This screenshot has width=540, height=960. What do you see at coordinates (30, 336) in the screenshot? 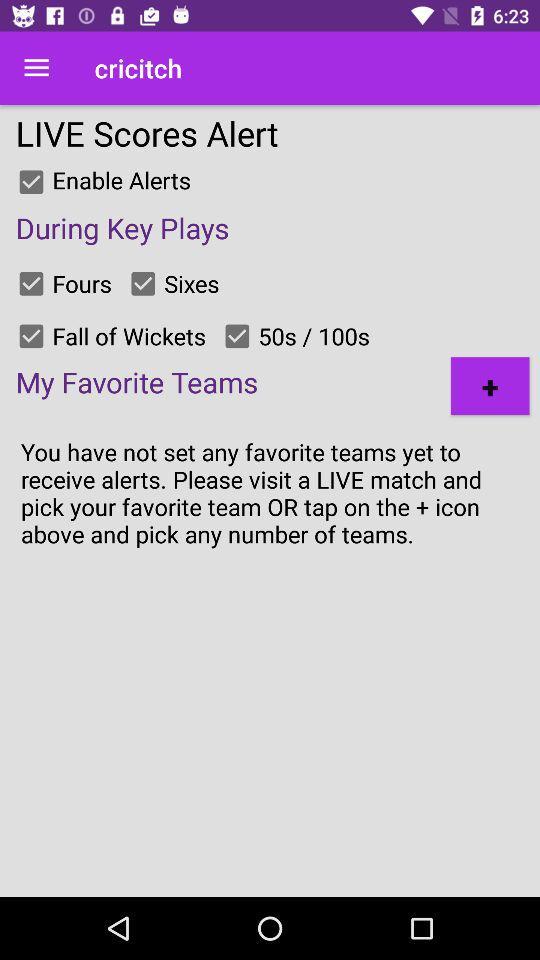
I see `item above the my favorite teams icon` at bounding box center [30, 336].